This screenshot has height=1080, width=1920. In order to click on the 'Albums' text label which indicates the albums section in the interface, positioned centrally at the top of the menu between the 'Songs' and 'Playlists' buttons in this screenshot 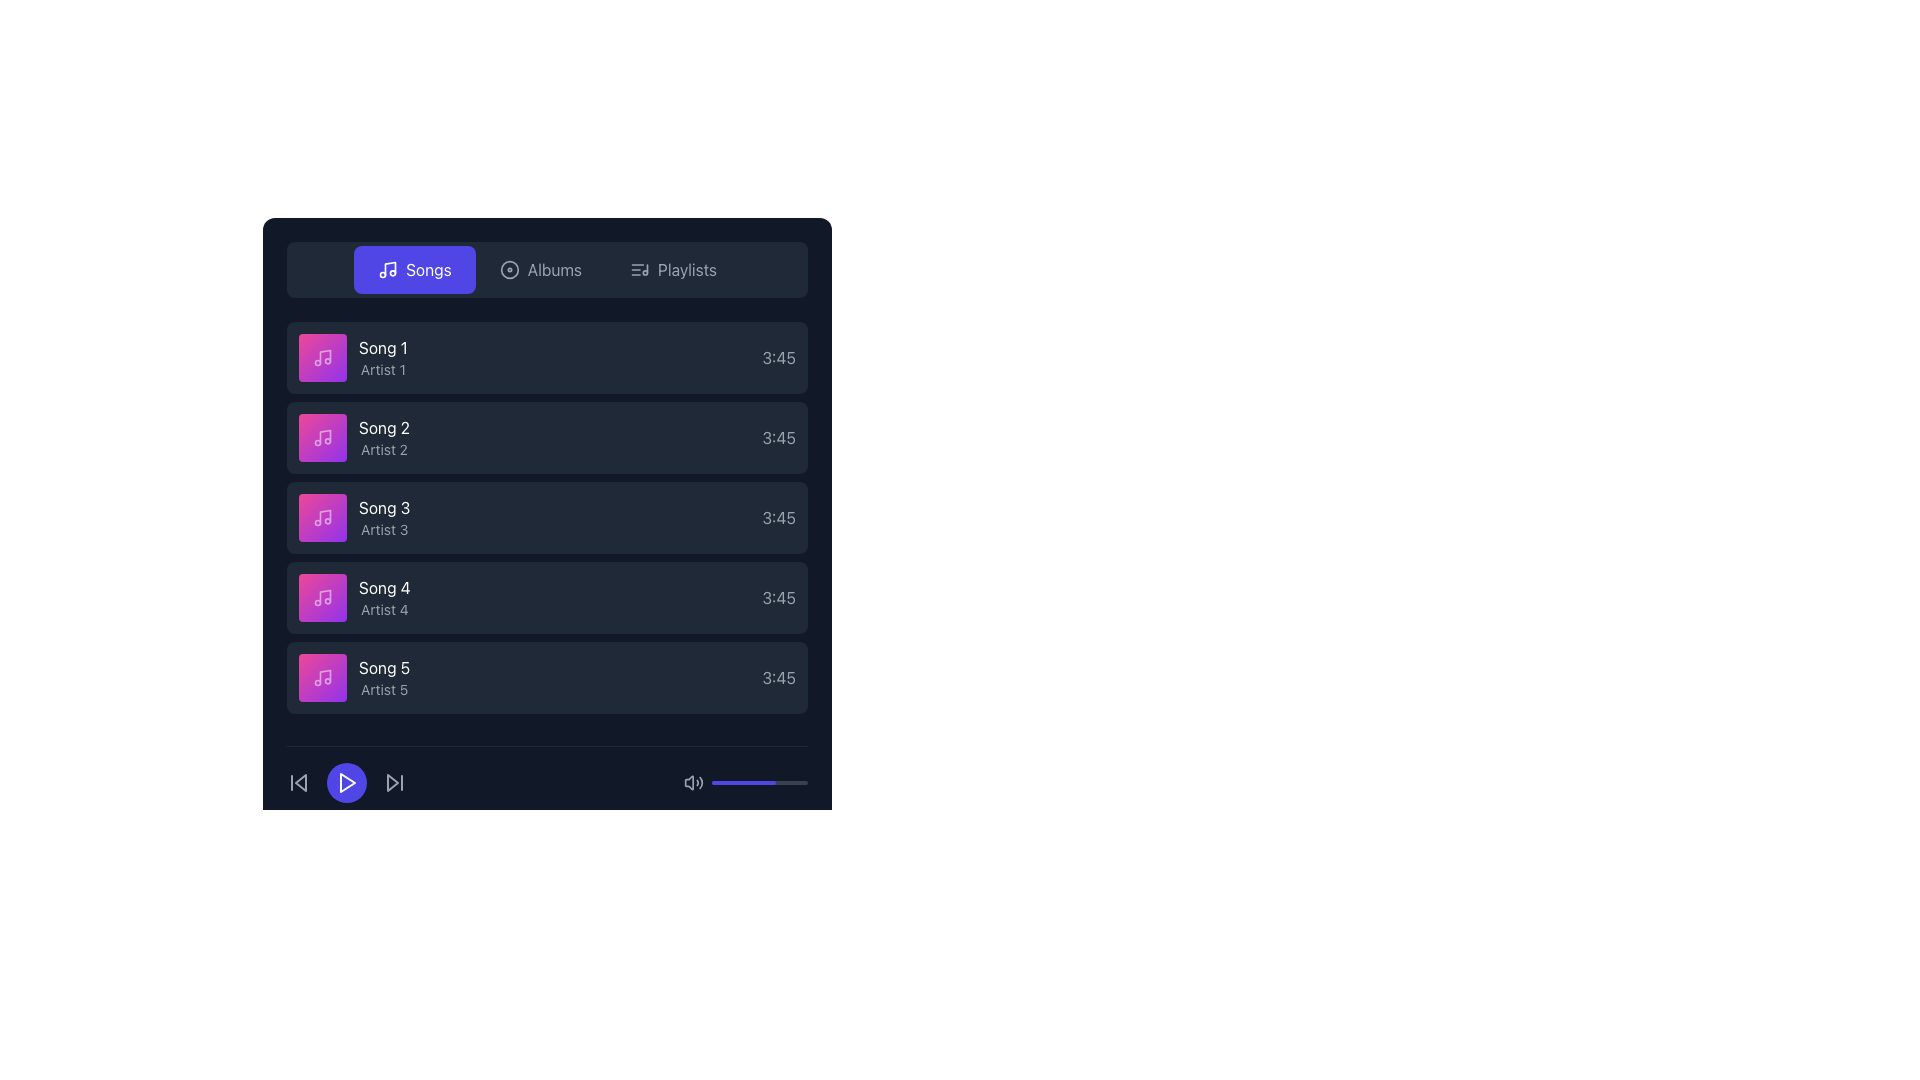, I will do `click(554, 270)`.